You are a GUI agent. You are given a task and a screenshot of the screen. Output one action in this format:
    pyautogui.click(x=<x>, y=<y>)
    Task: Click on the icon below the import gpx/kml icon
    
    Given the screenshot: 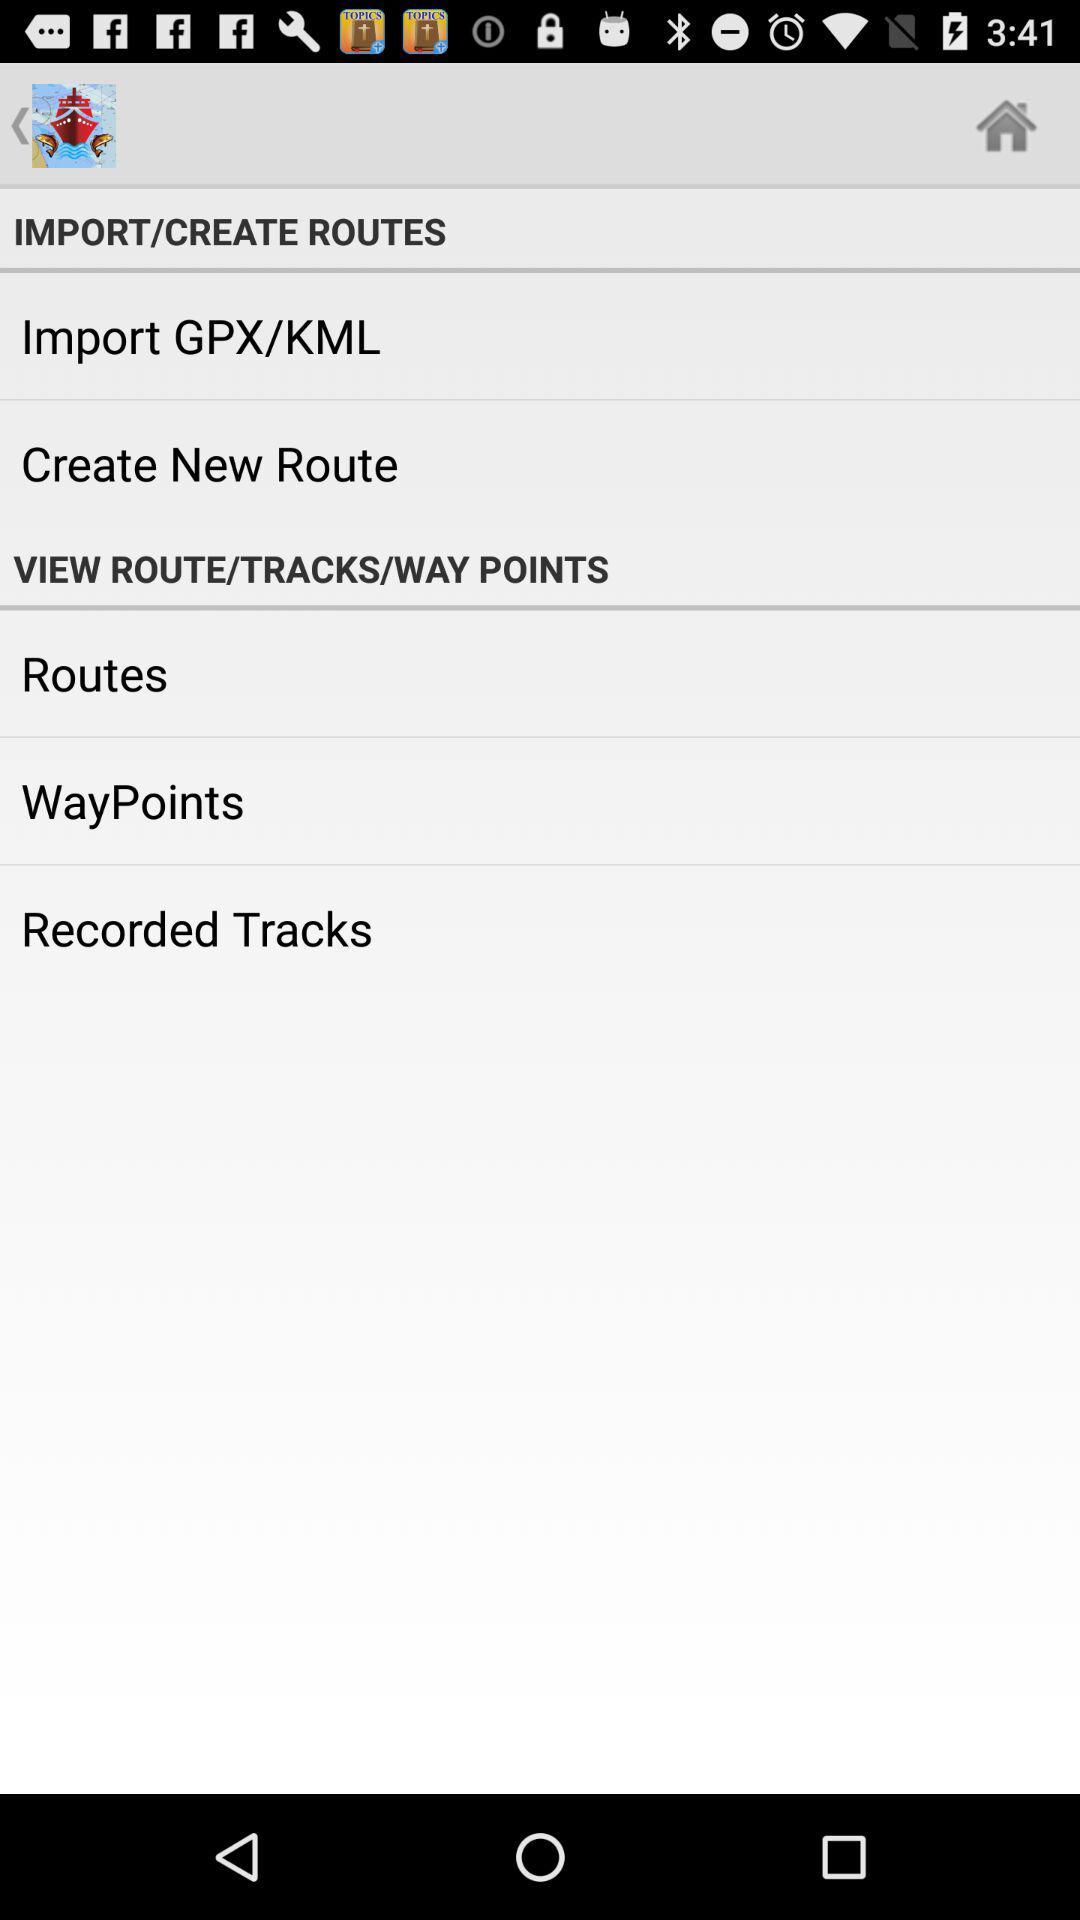 What is the action you would take?
    pyautogui.click(x=540, y=462)
    